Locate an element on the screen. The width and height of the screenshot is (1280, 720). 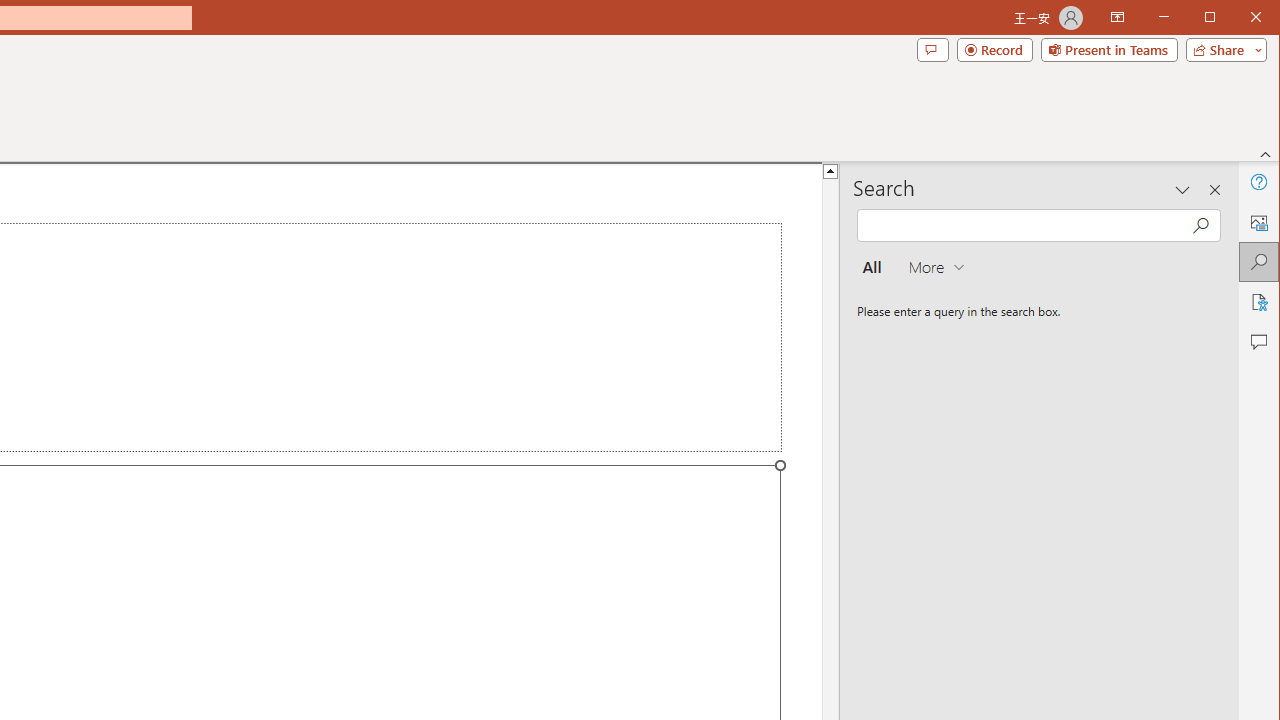
'Close pane' is located at coordinates (1214, 190).